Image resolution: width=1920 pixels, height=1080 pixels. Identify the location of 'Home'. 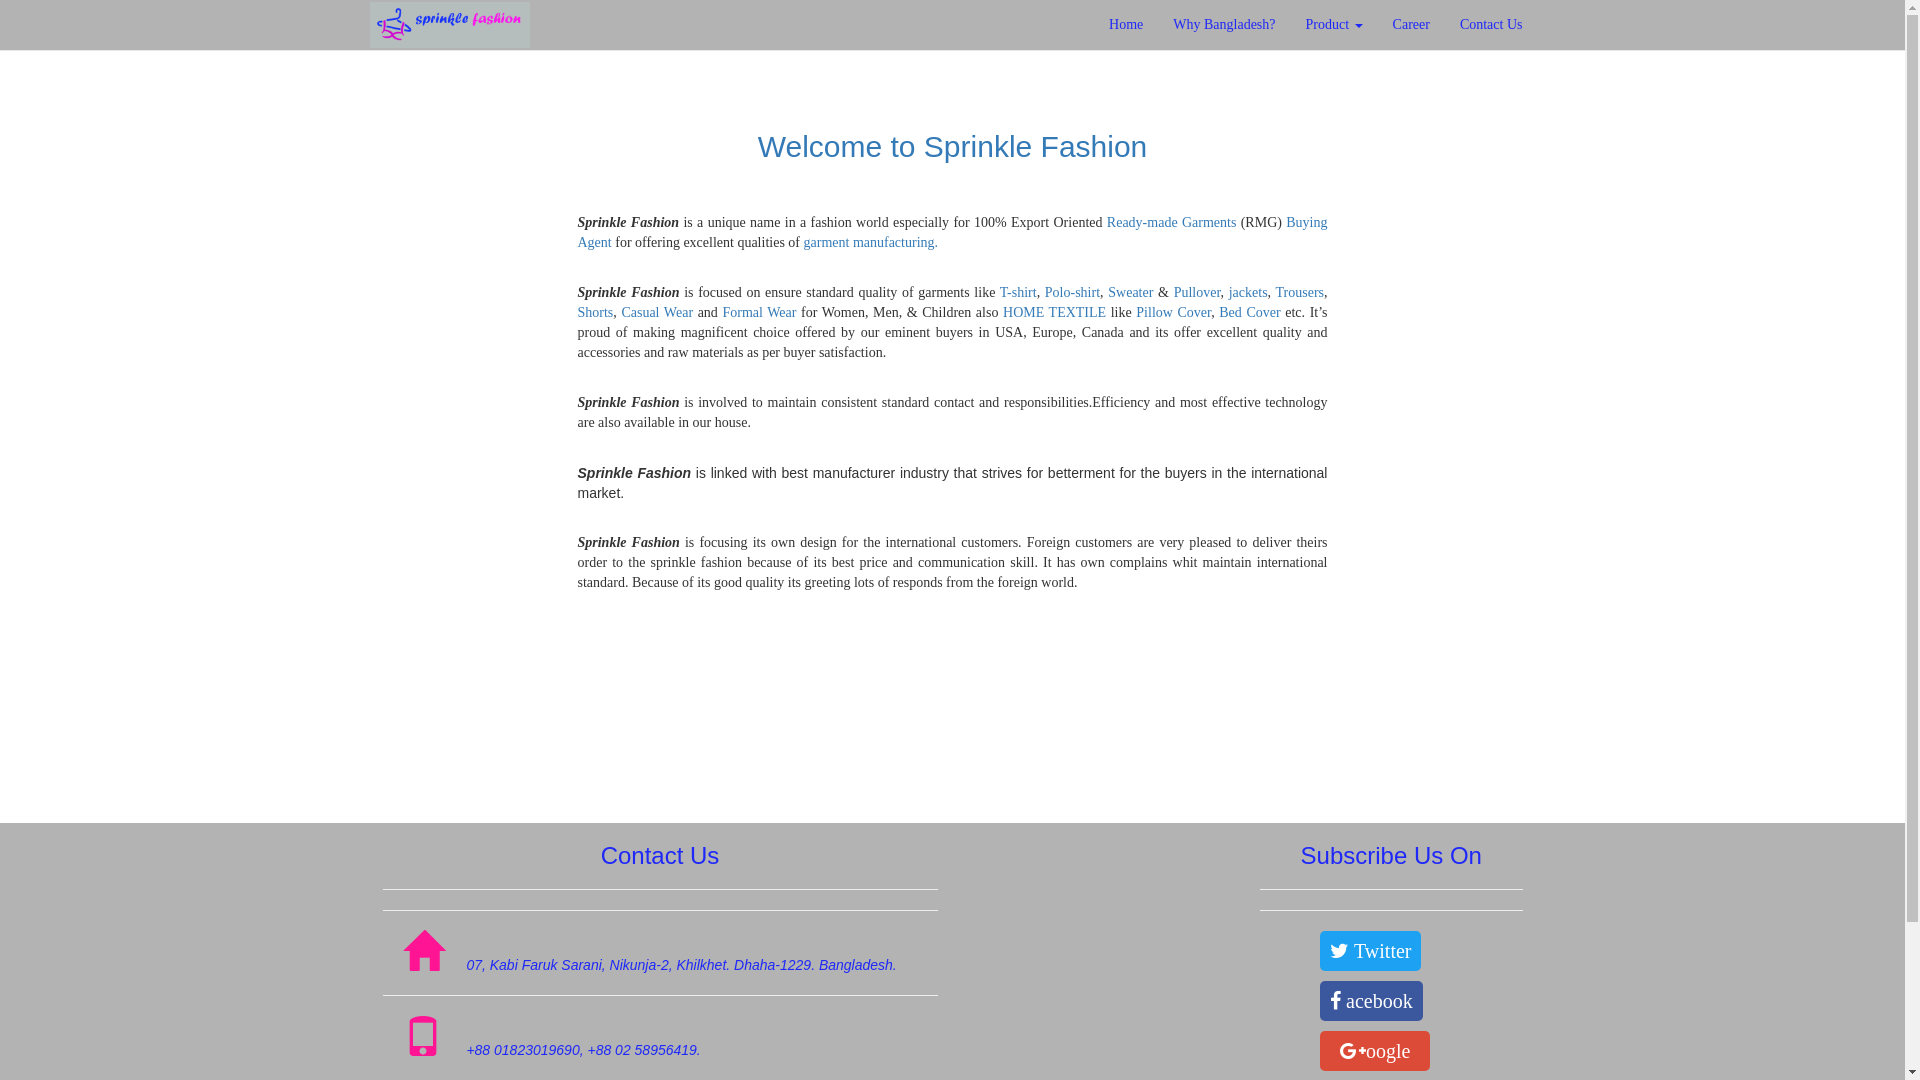
(1126, 24).